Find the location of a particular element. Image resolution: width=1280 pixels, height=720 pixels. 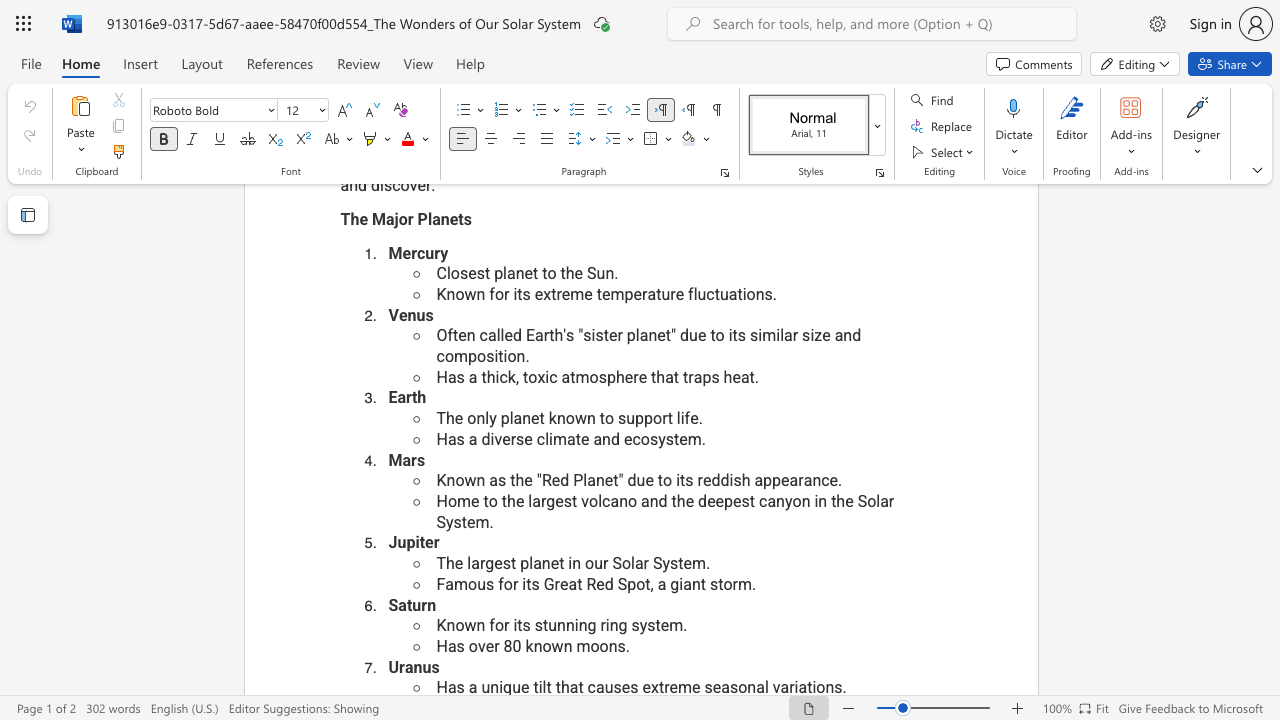

the subset text "as over 80 known moons." within the text "Has over 80 known moons." is located at coordinates (446, 646).